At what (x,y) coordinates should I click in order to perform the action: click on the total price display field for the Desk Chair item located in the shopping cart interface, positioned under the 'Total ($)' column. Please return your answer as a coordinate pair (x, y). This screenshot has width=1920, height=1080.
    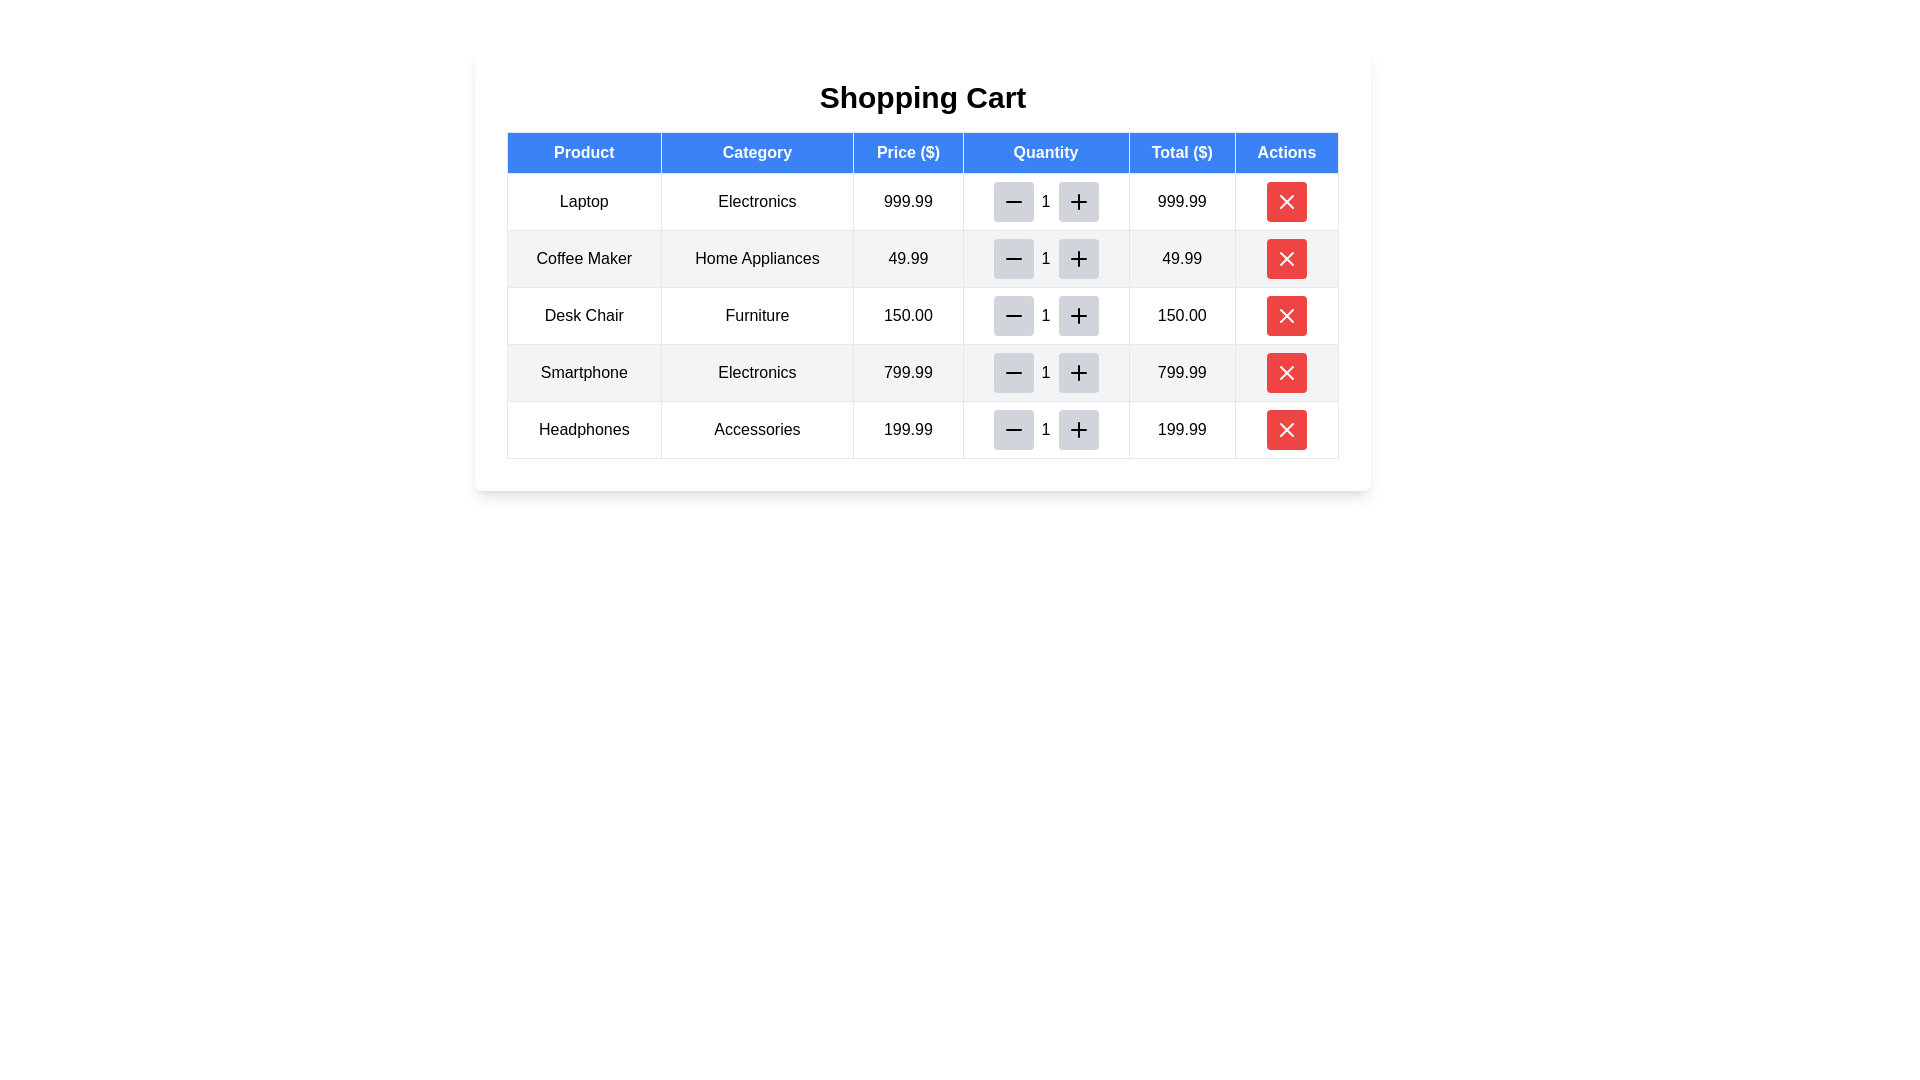
    Looking at the image, I should click on (1182, 315).